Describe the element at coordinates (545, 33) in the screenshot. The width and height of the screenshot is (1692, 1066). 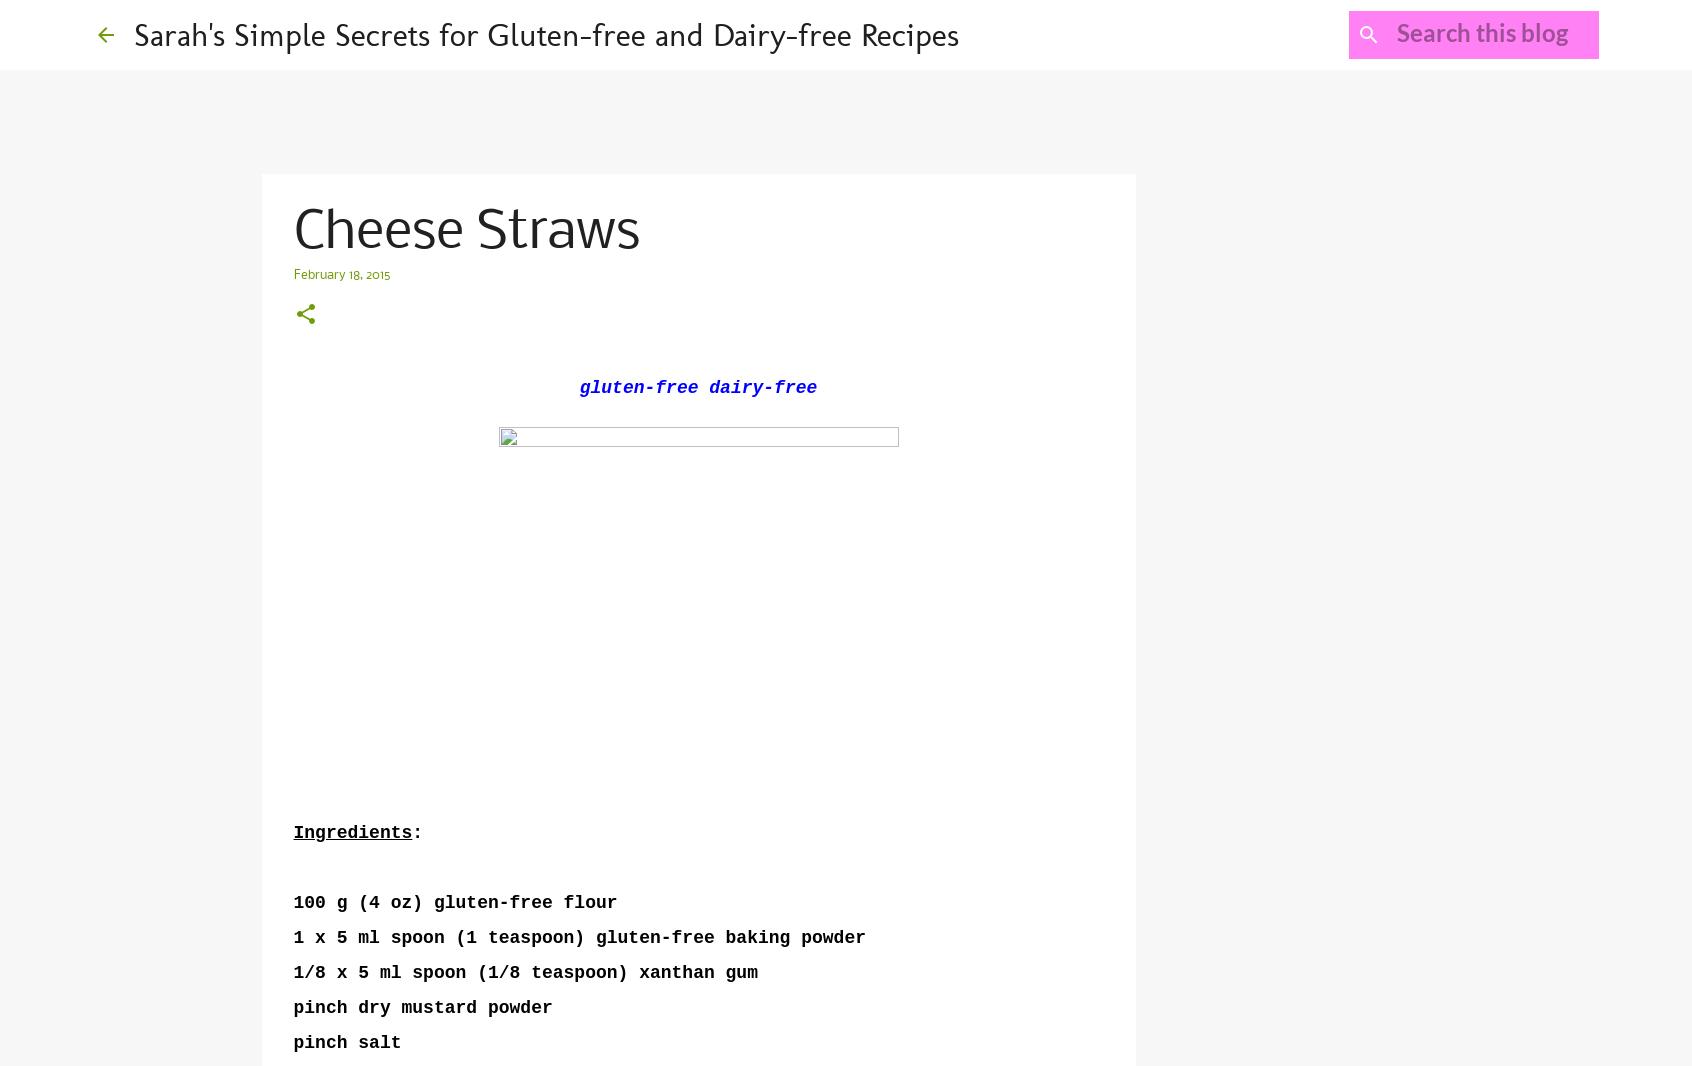
I see `'Sarah's Simple Secrets for Gluten-free and Dairy-free Recipes'` at that location.